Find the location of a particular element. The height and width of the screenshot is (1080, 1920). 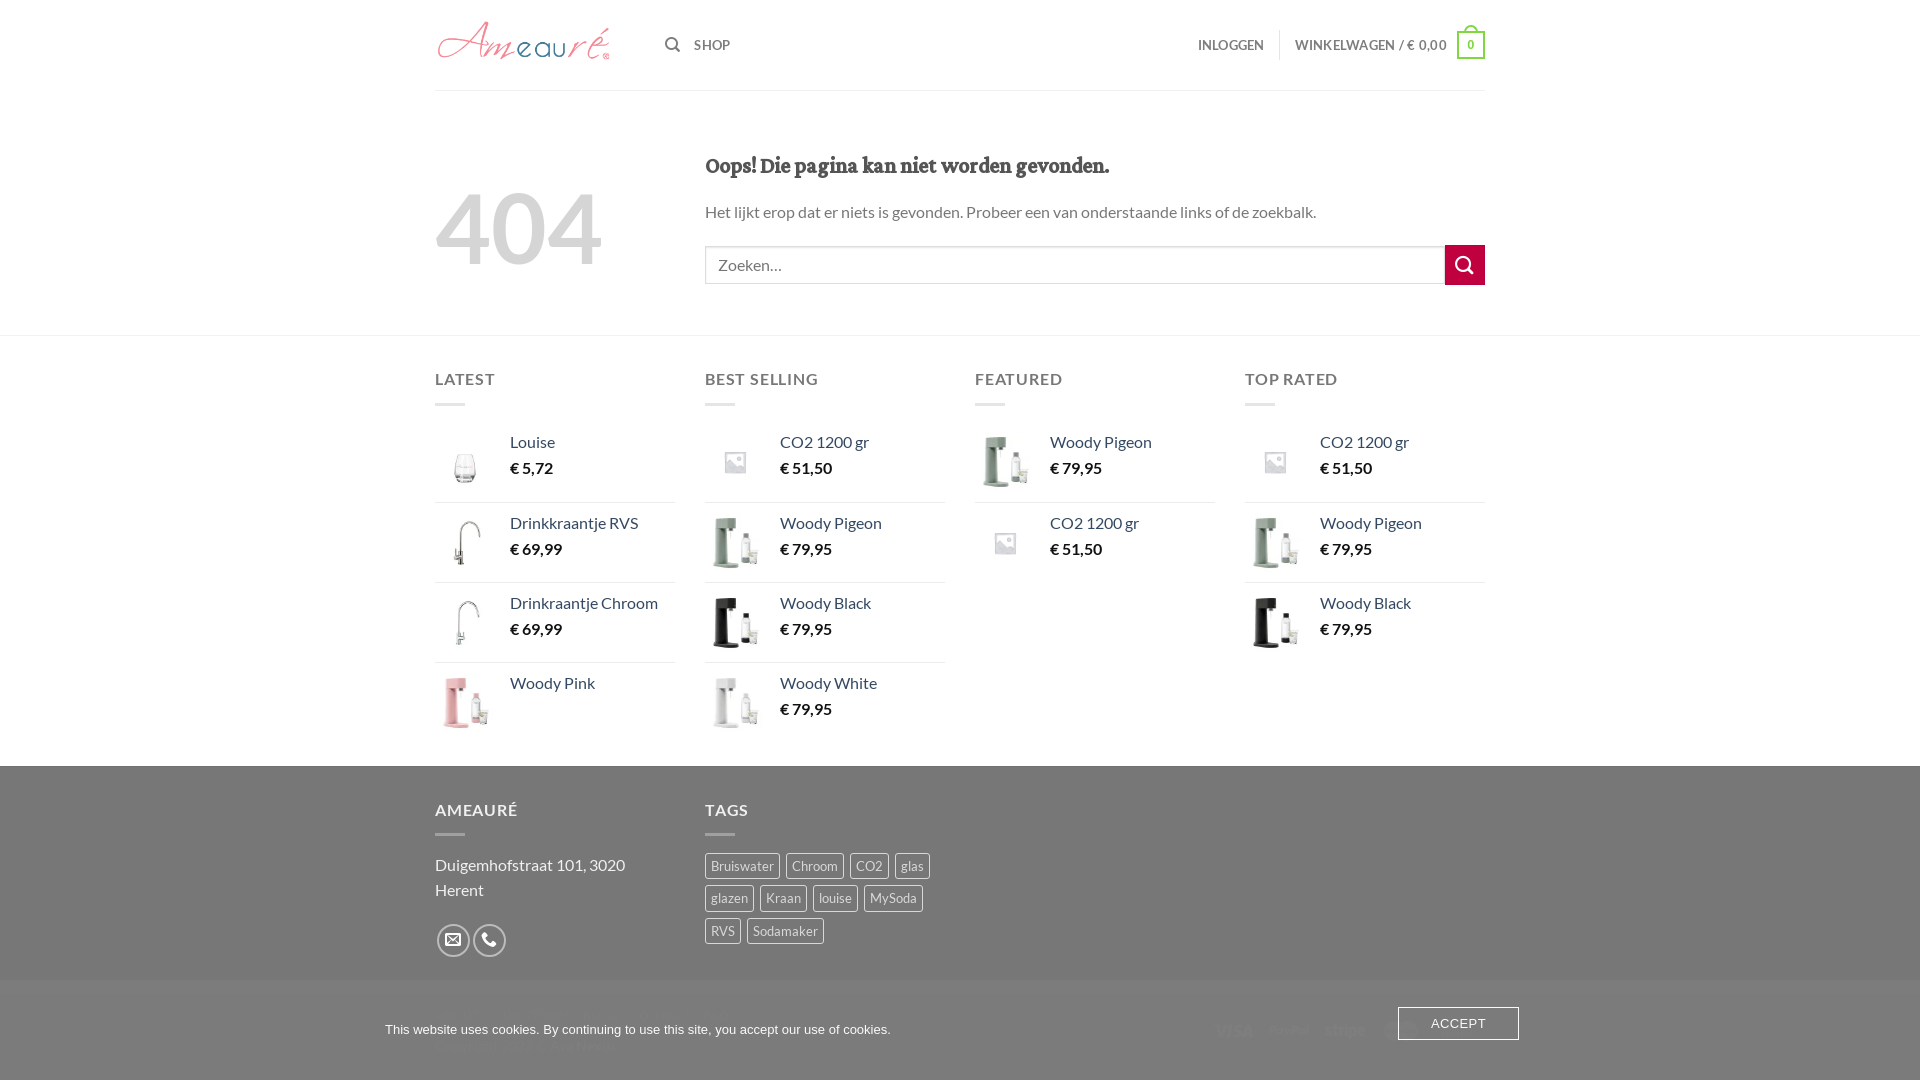

'RVS' is located at coordinates (722, 930).